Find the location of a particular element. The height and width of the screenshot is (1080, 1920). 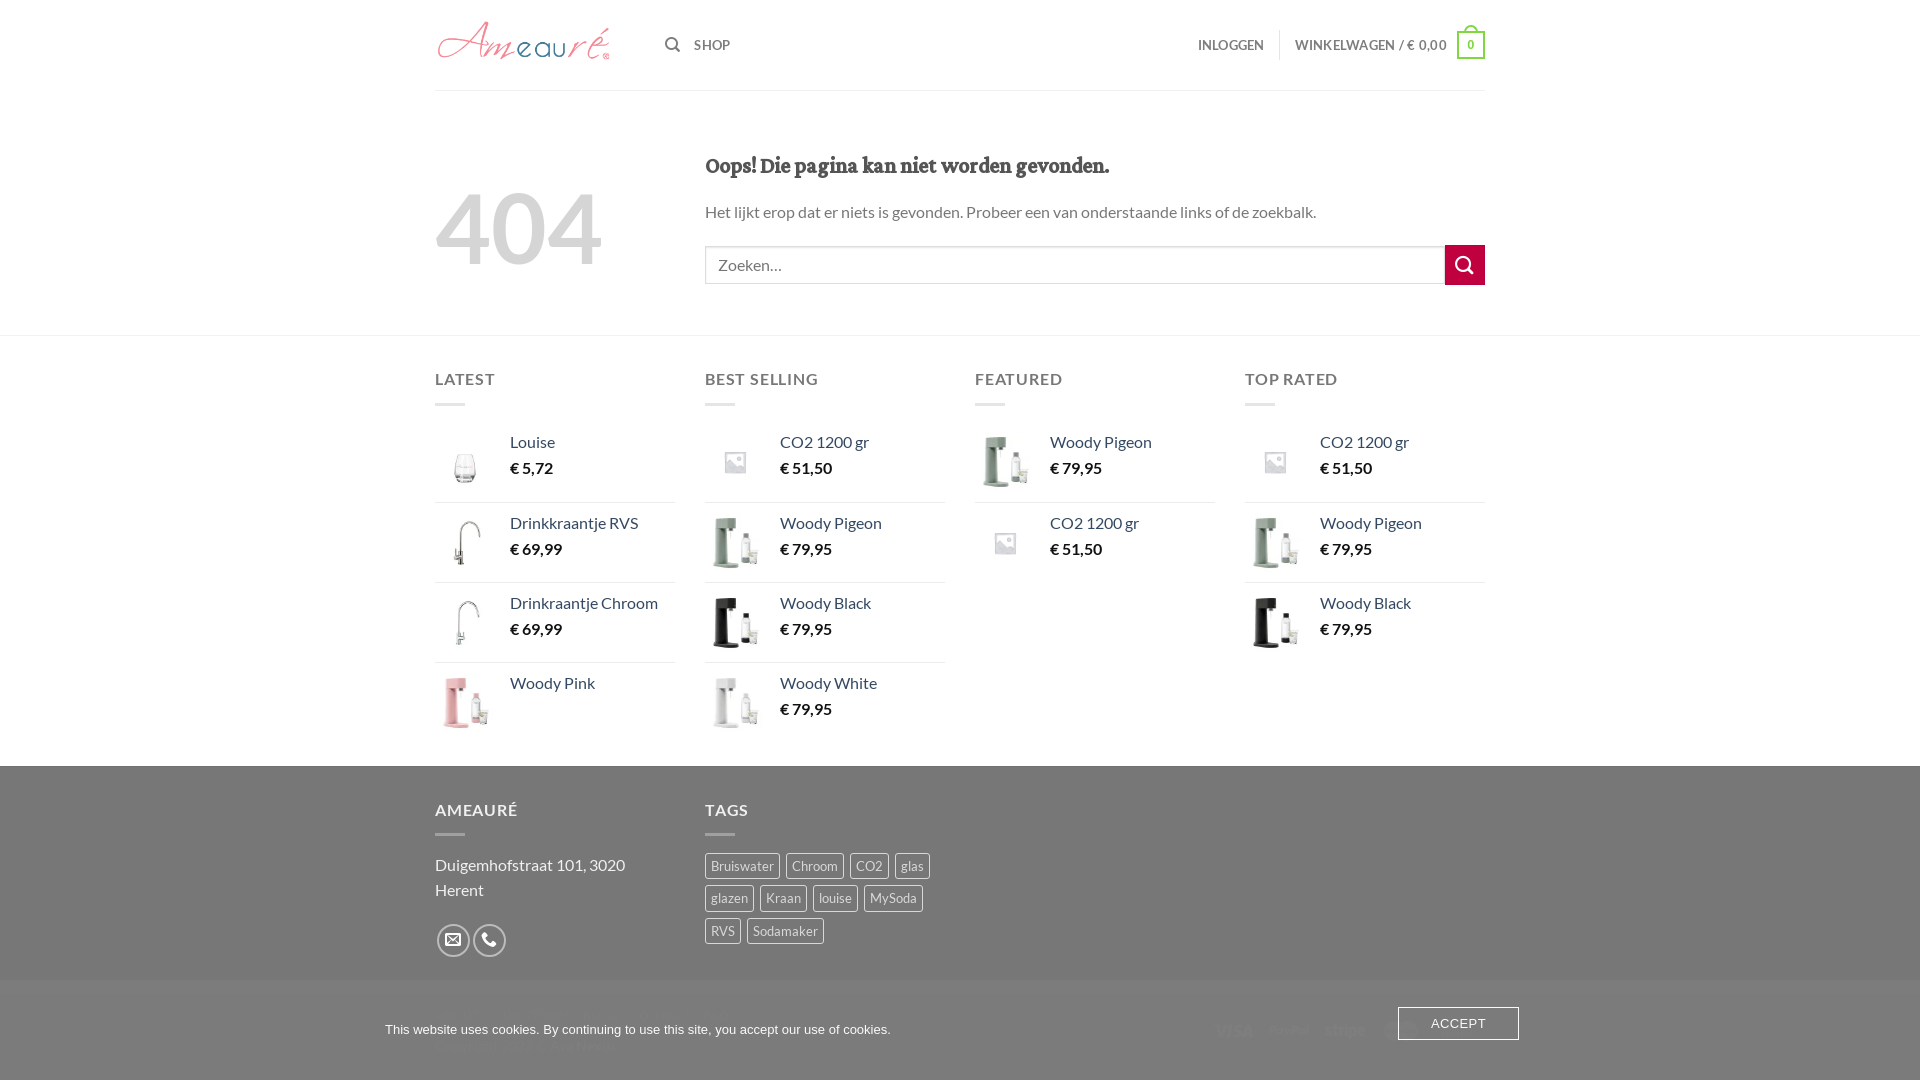

'RVS' is located at coordinates (722, 930).